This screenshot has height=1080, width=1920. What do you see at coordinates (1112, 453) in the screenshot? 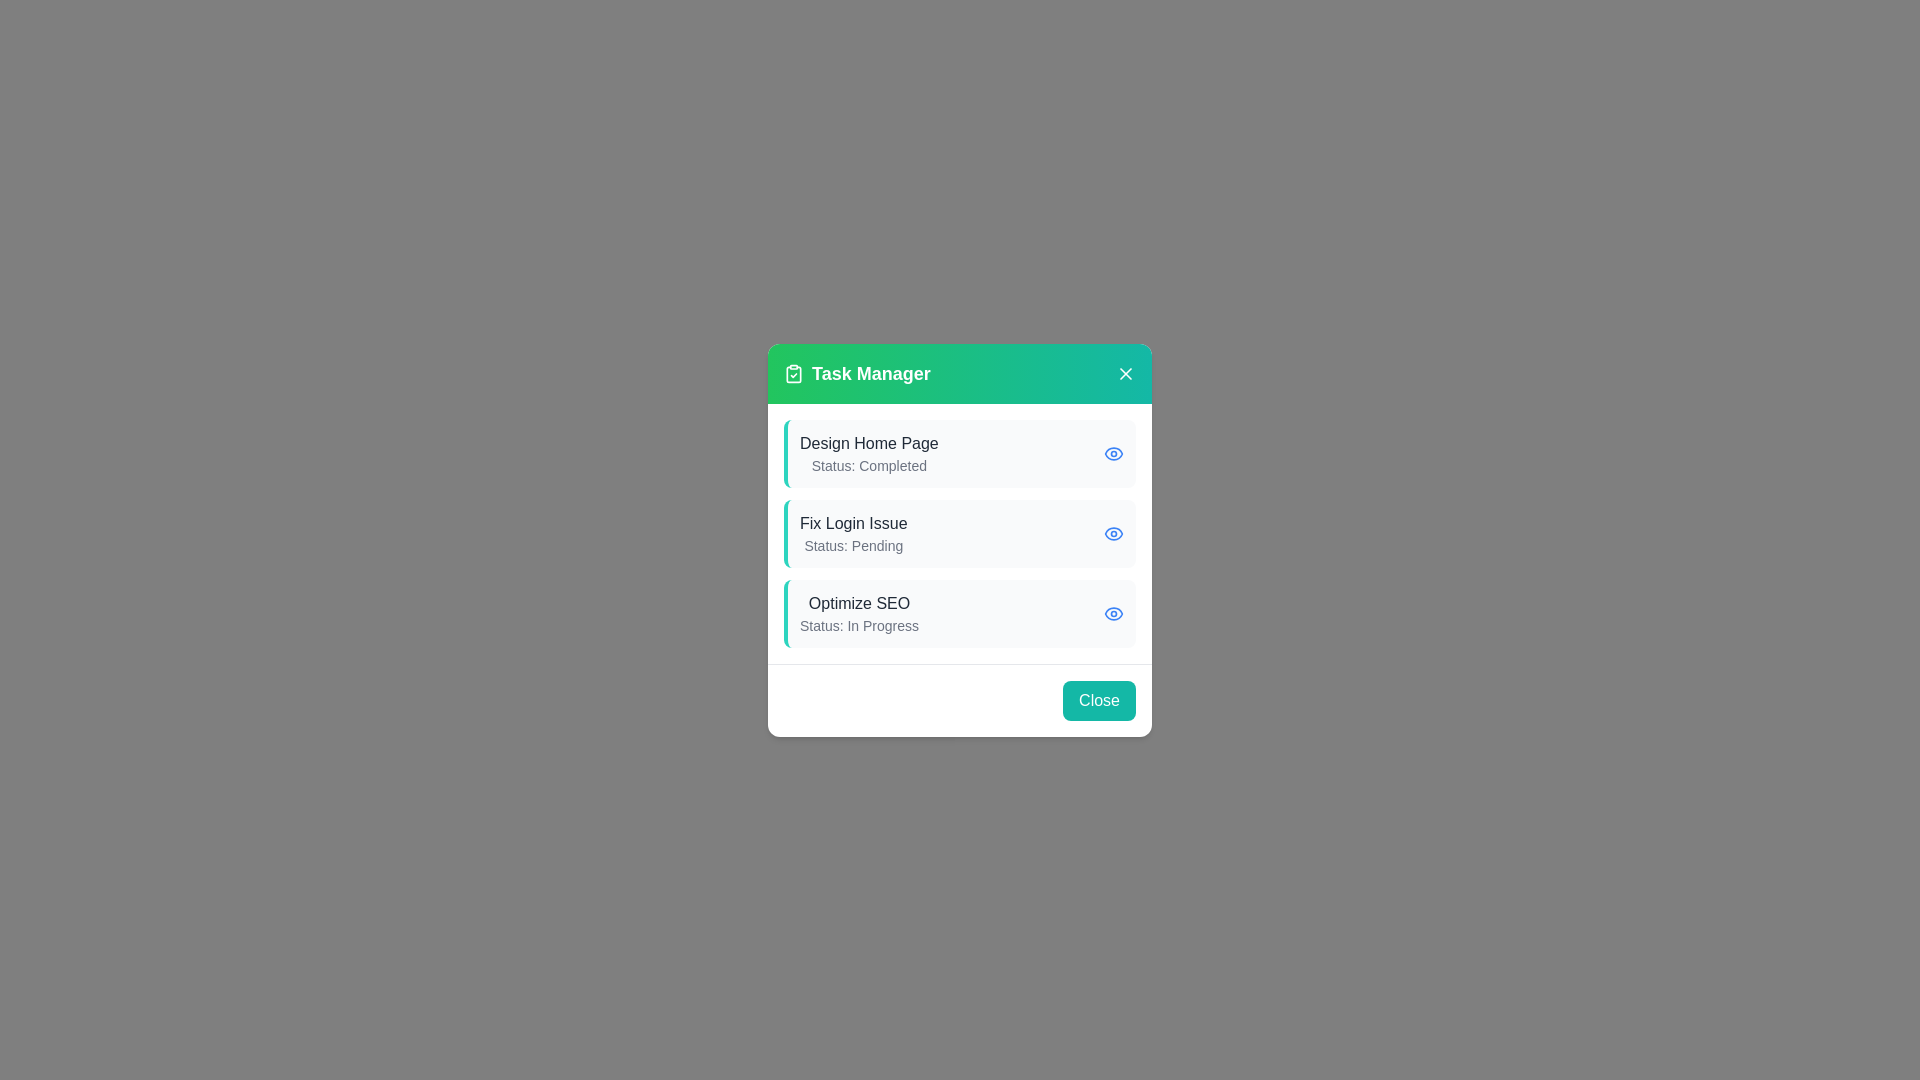
I see `the eye icon button located on the right side of the row titled 'Design Home Page'` at bounding box center [1112, 453].